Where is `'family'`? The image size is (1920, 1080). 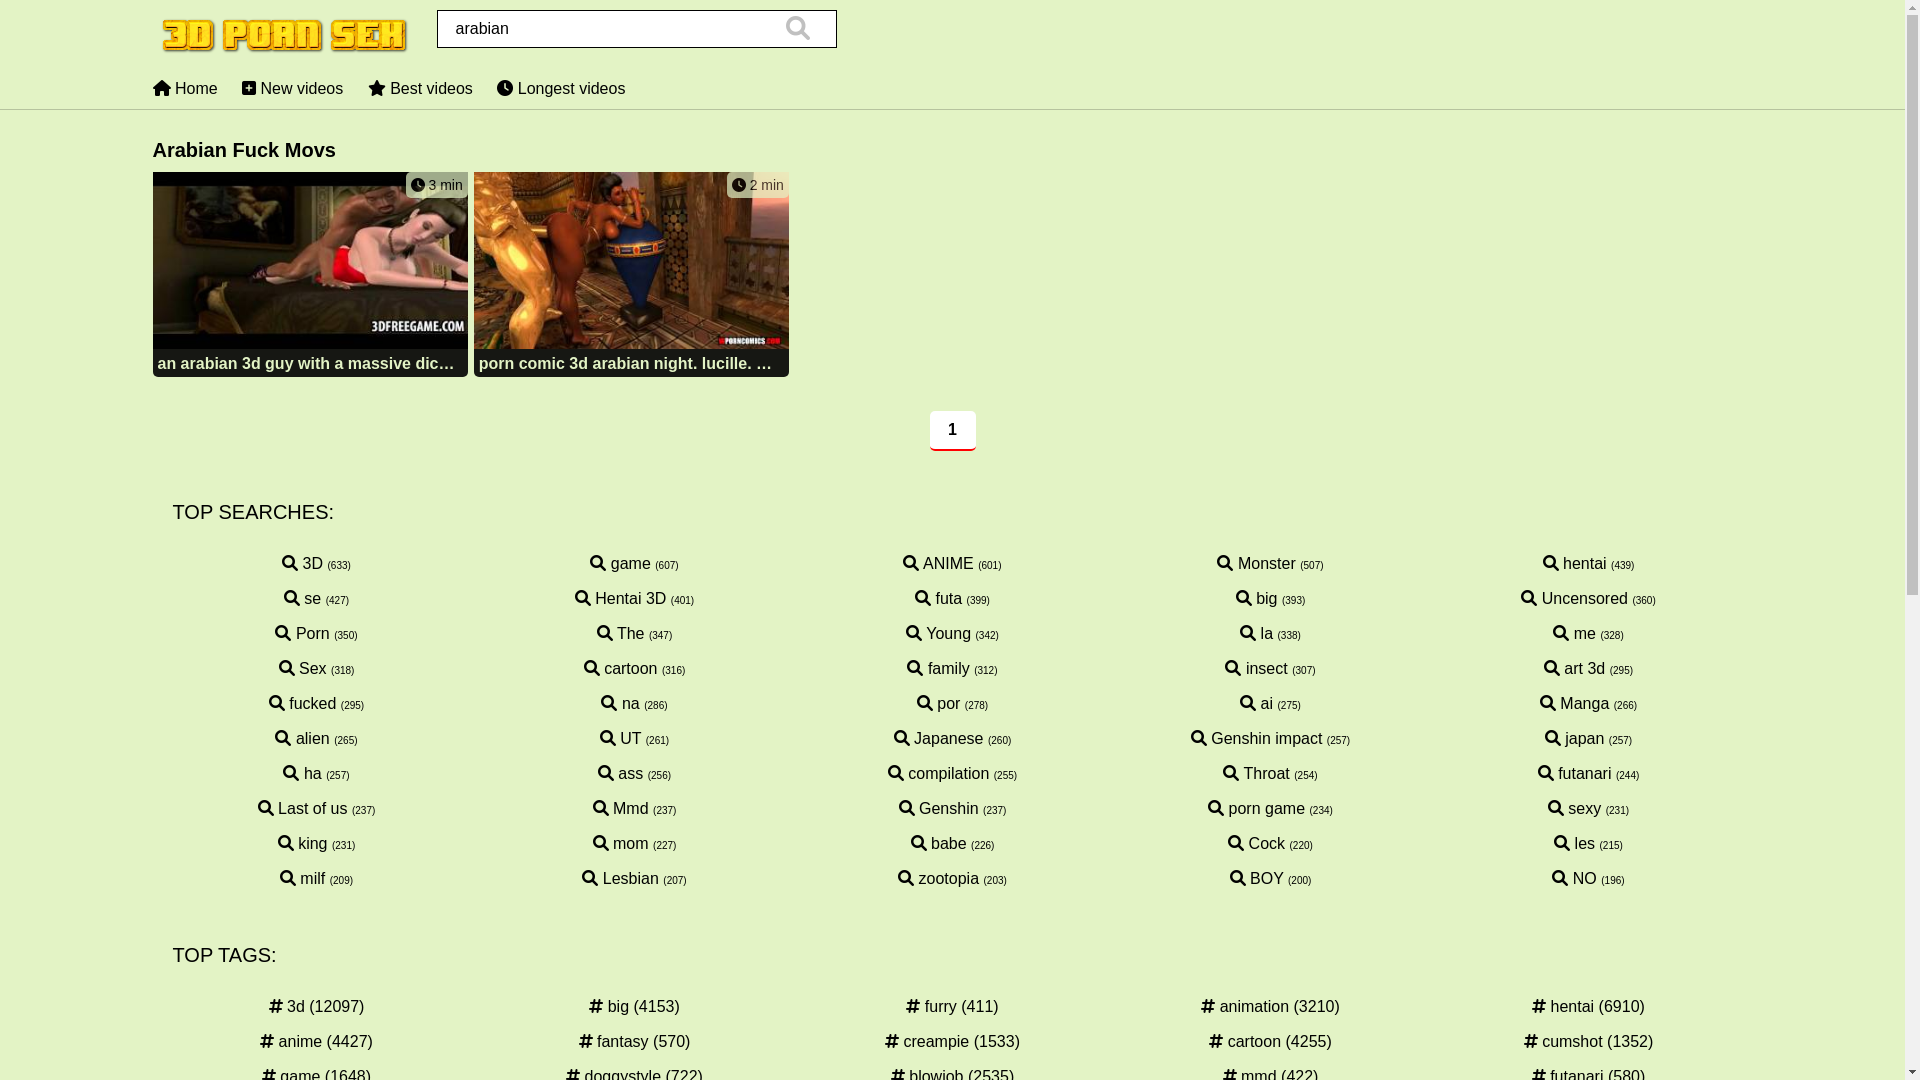 'family' is located at coordinates (936, 668).